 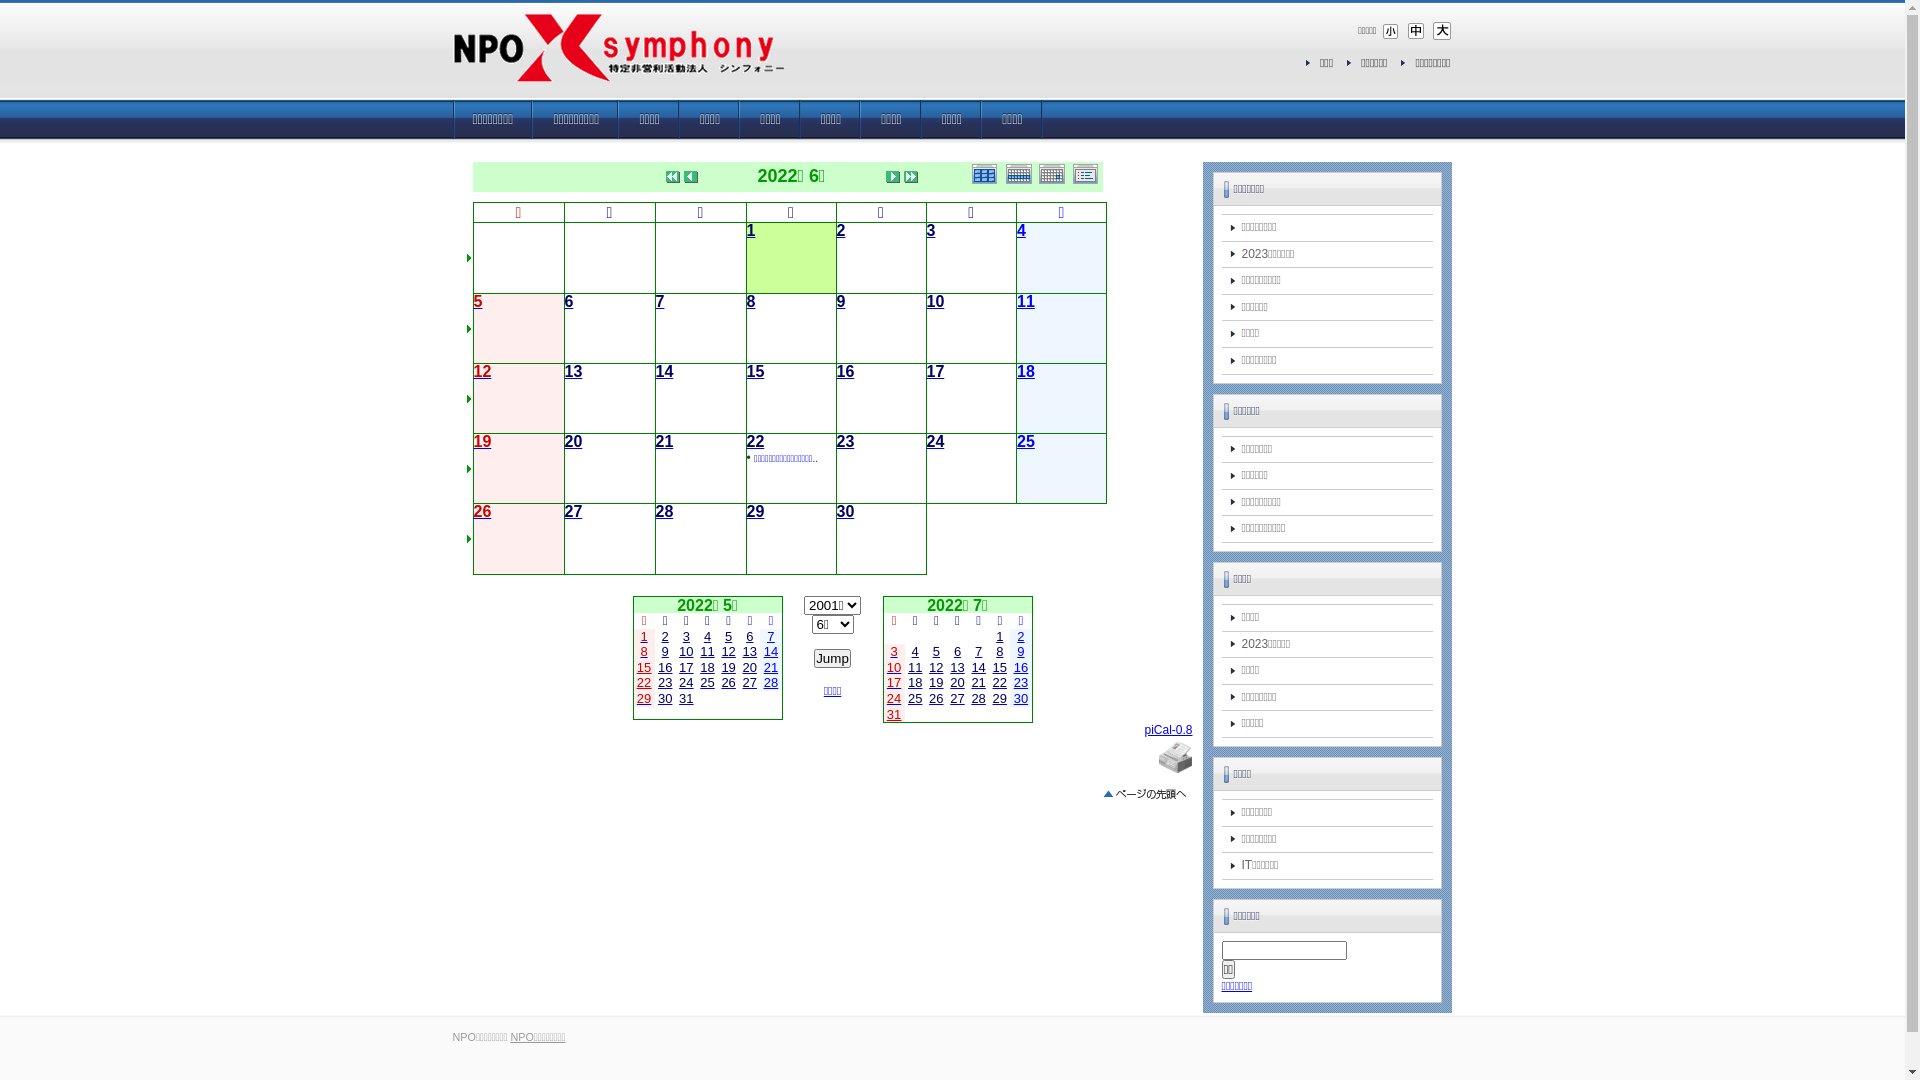 I want to click on '12', so click(x=483, y=373).